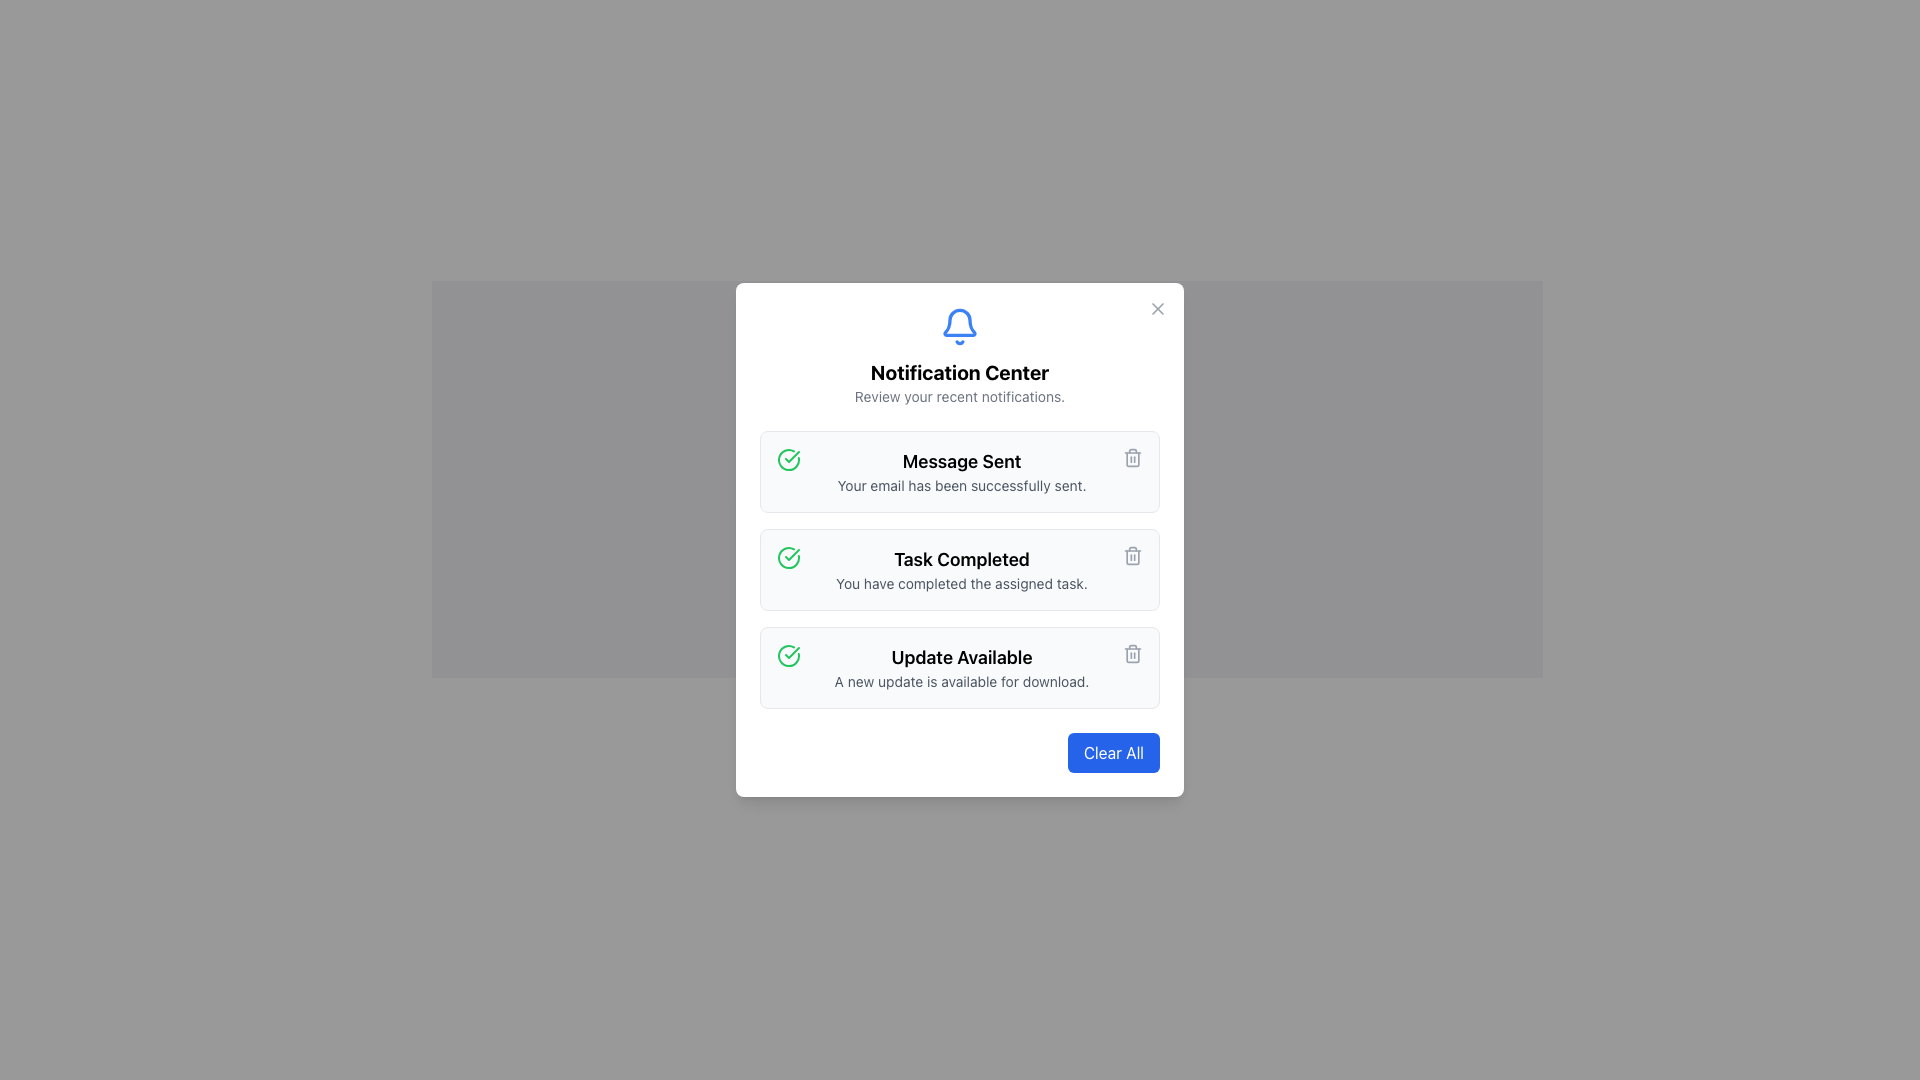 This screenshot has width=1920, height=1080. I want to click on the text section within the 'Task Completed' notification, which provides feedback for a successfully completed task, so click(961, 570).